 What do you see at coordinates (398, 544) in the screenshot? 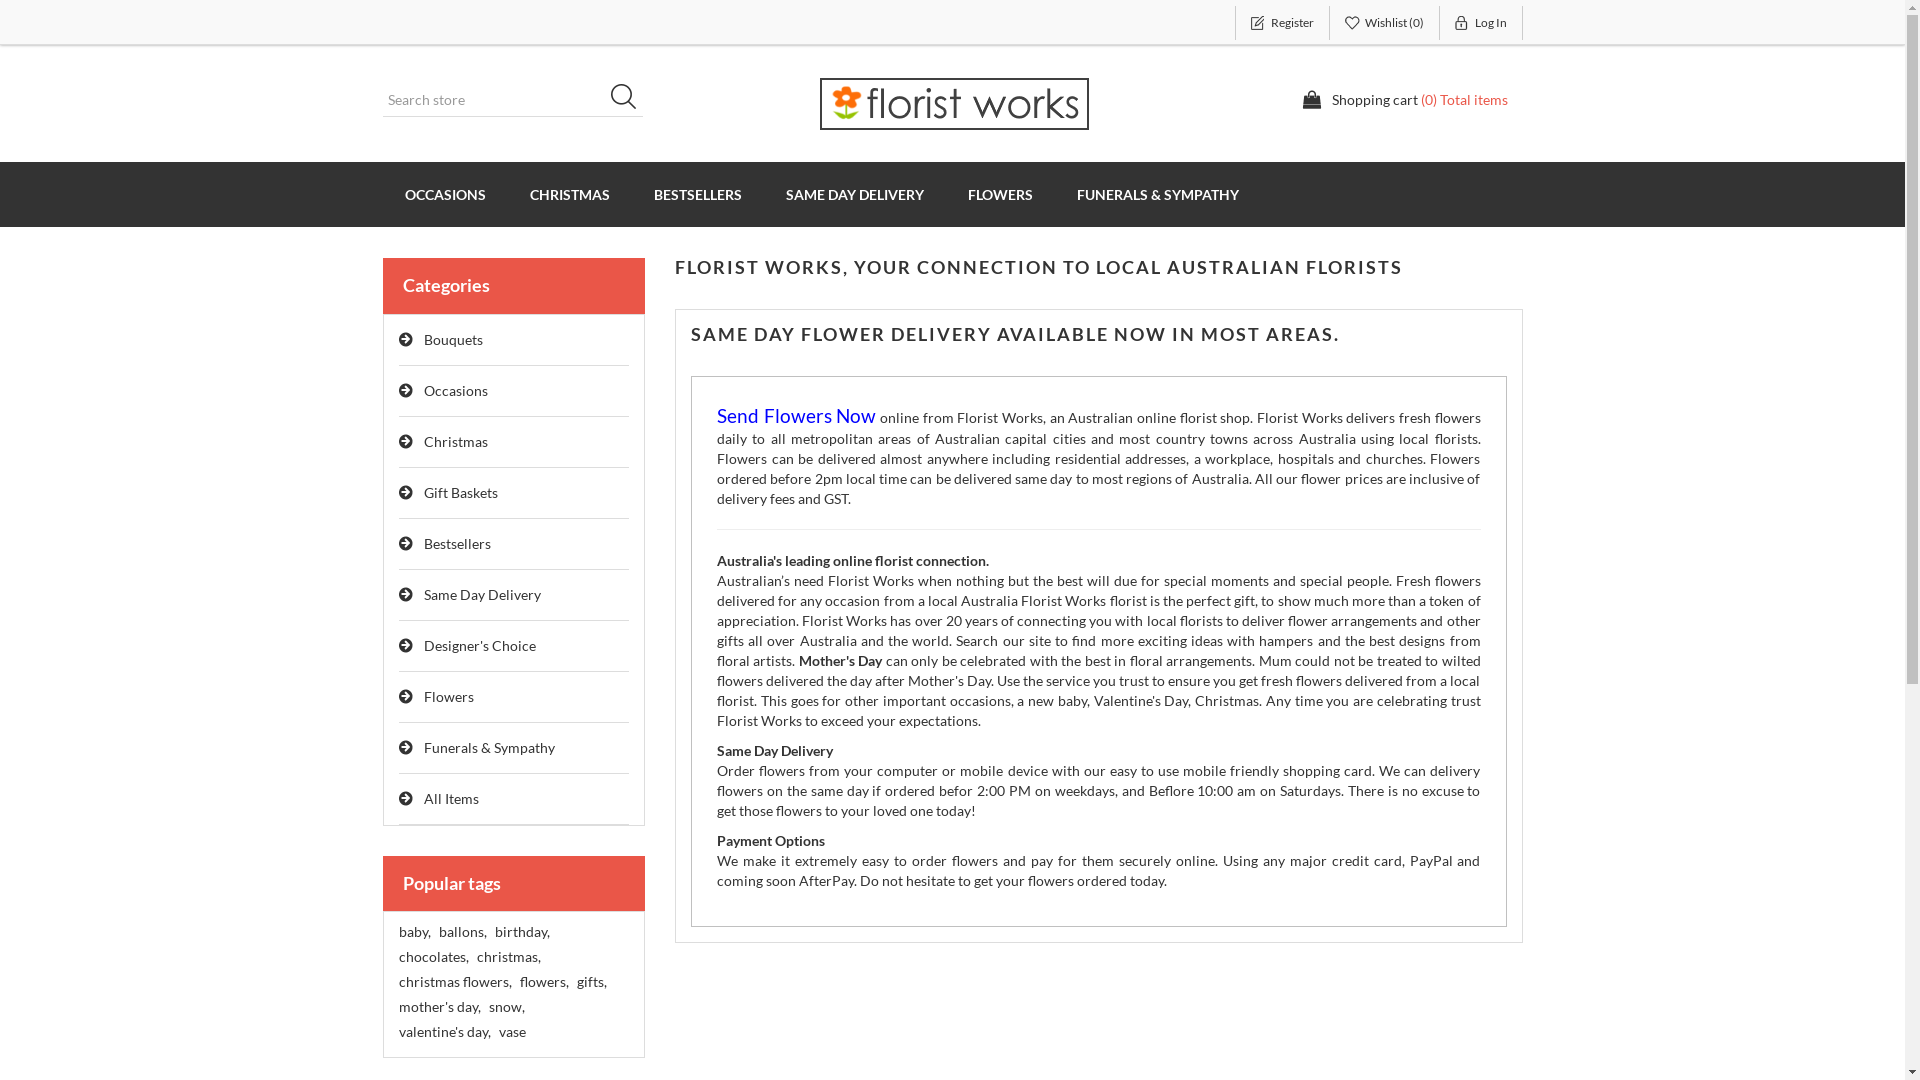
I see `'Bestsellers'` at bounding box center [398, 544].